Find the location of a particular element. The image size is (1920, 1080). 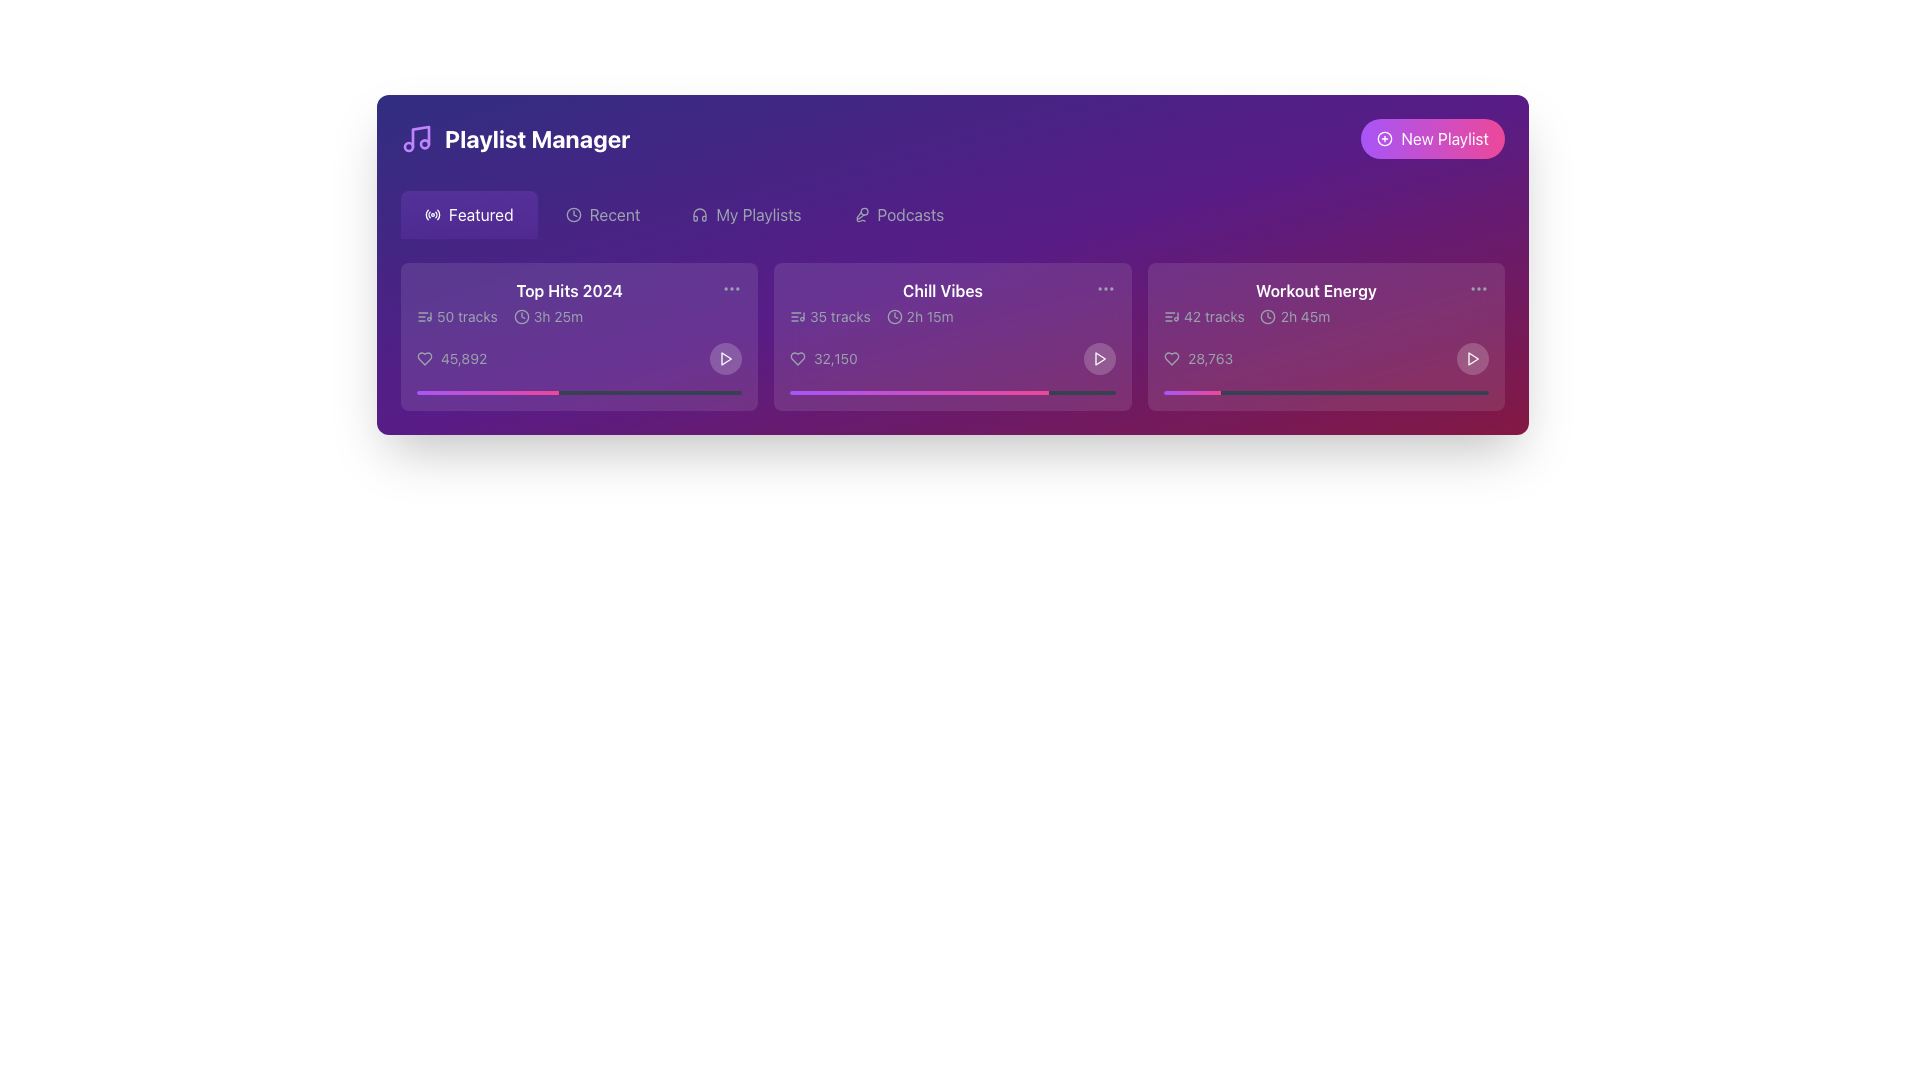

the play button located in the bottom-right corner of the 'Chill Vibes' card is located at coordinates (1098, 357).